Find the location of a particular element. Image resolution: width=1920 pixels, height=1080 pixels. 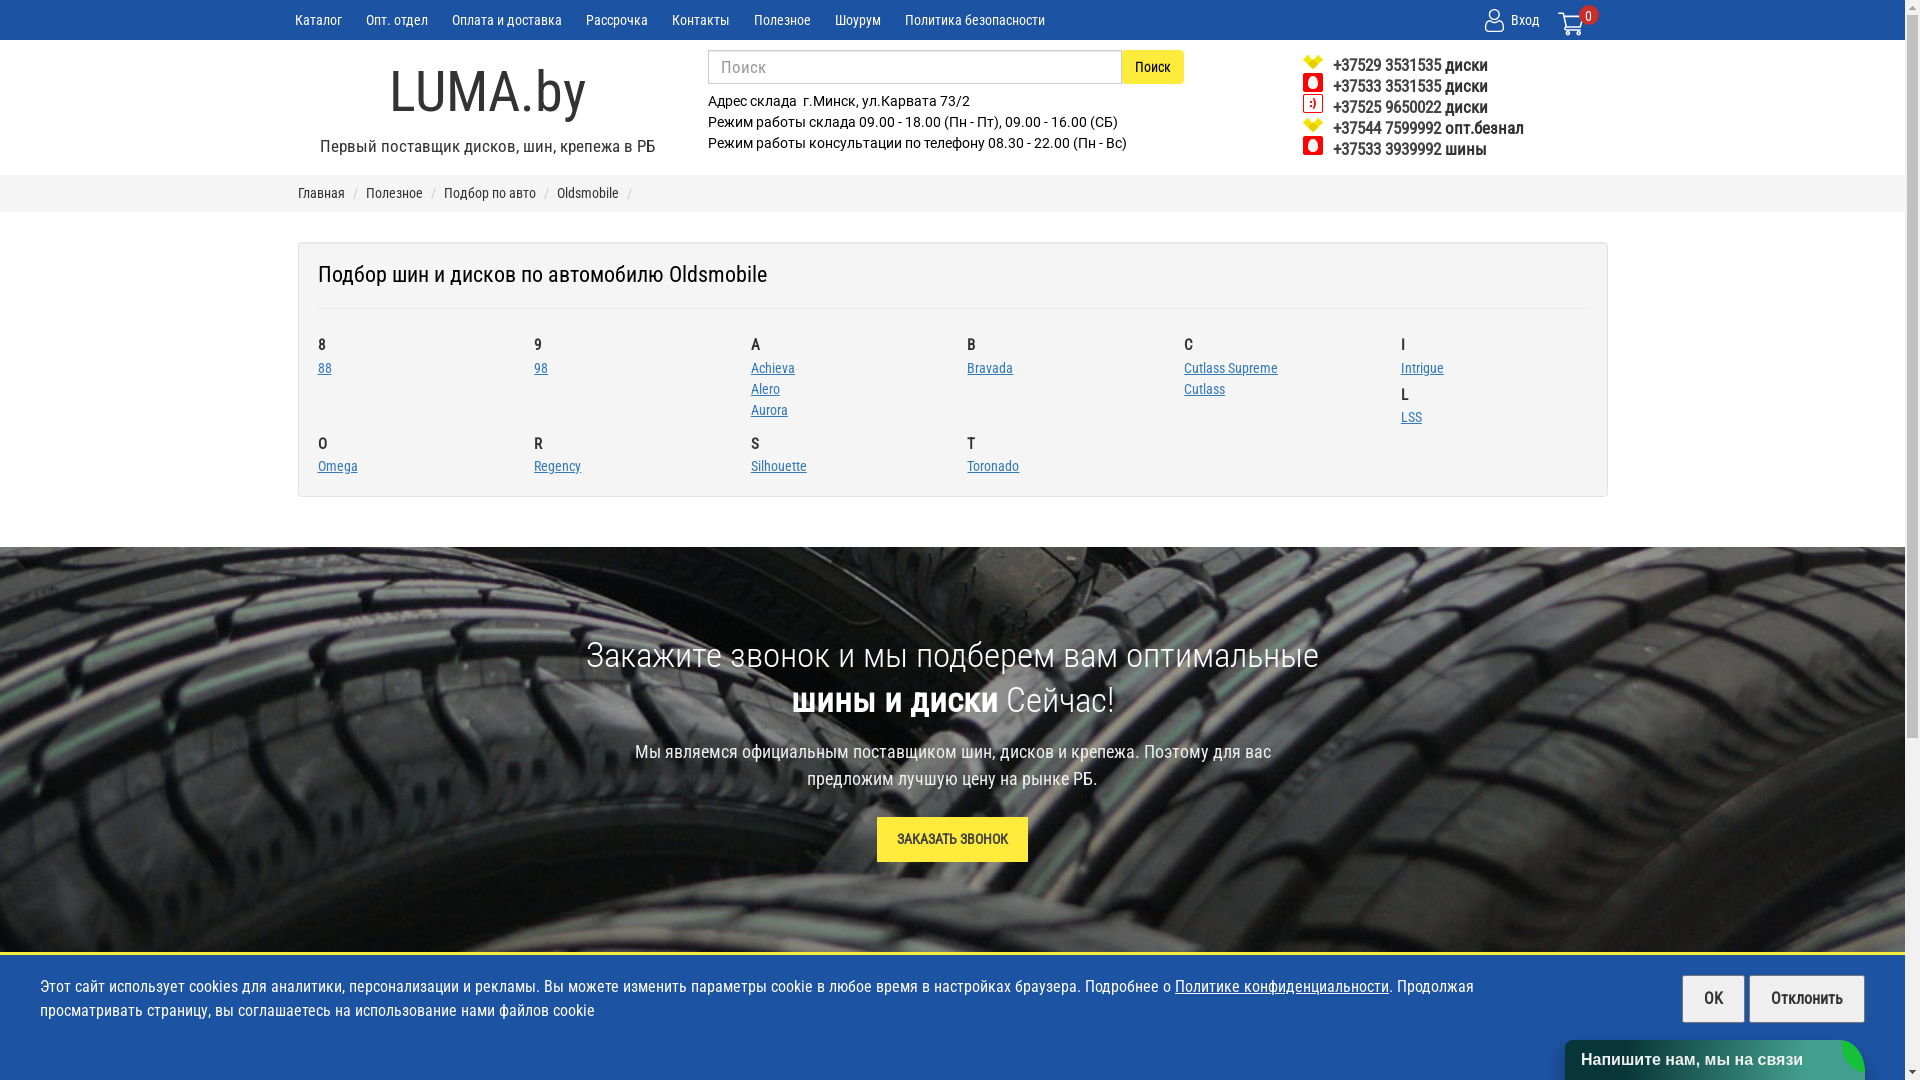

'Alero' is located at coordinates (764, 388).